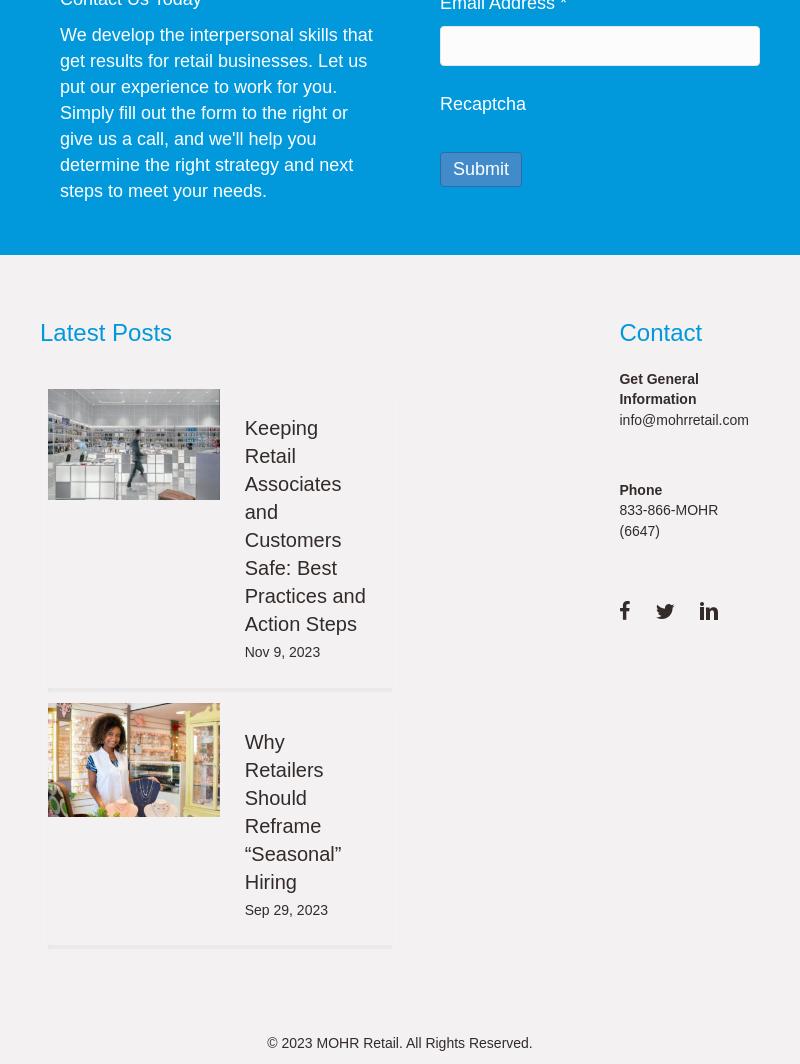 The height and width of the screenshot is (1064, 800). I want to click on 'Contact', so click(619, 331).